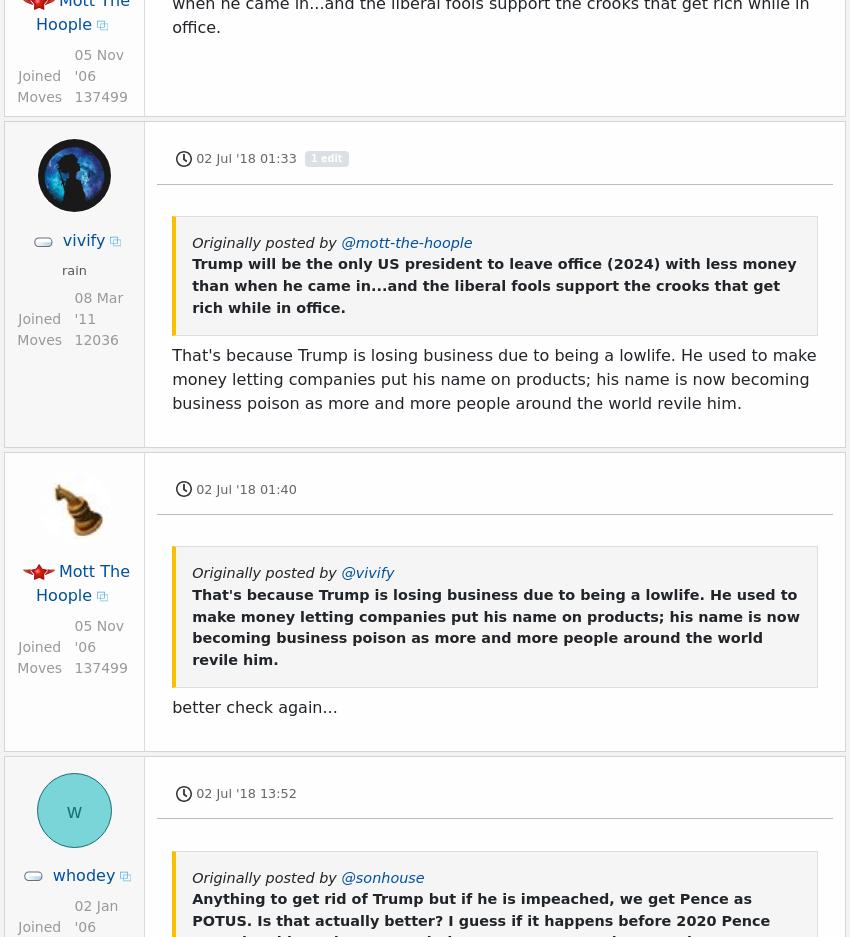 The width and height of the screenshot is (850, 937). Describe the element at coordinates (600, 43) in the screenshot. I see `'.'` at that location.